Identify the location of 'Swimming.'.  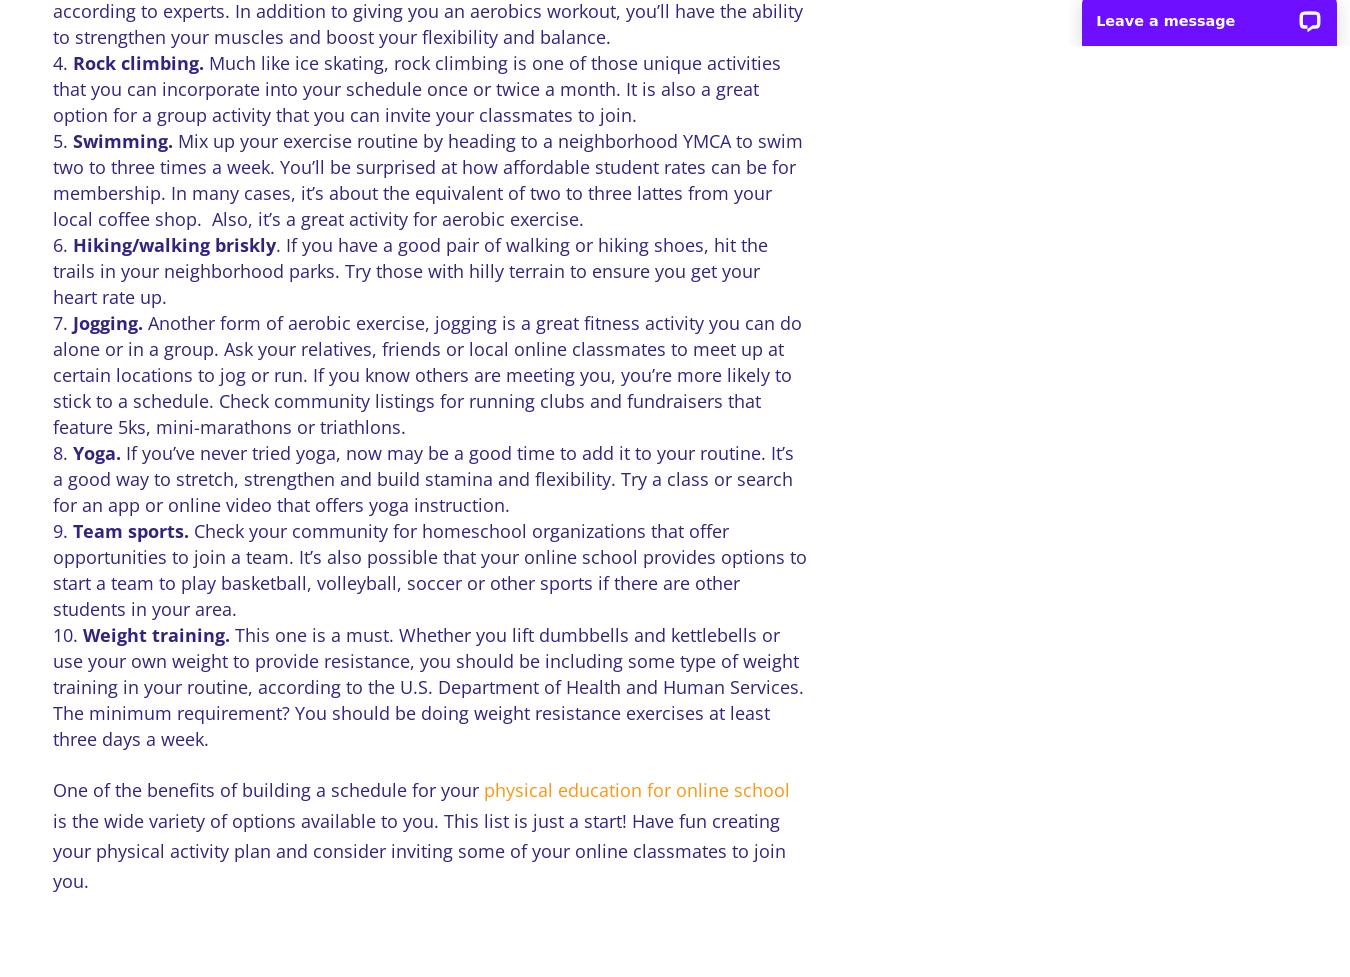
(70, 140).